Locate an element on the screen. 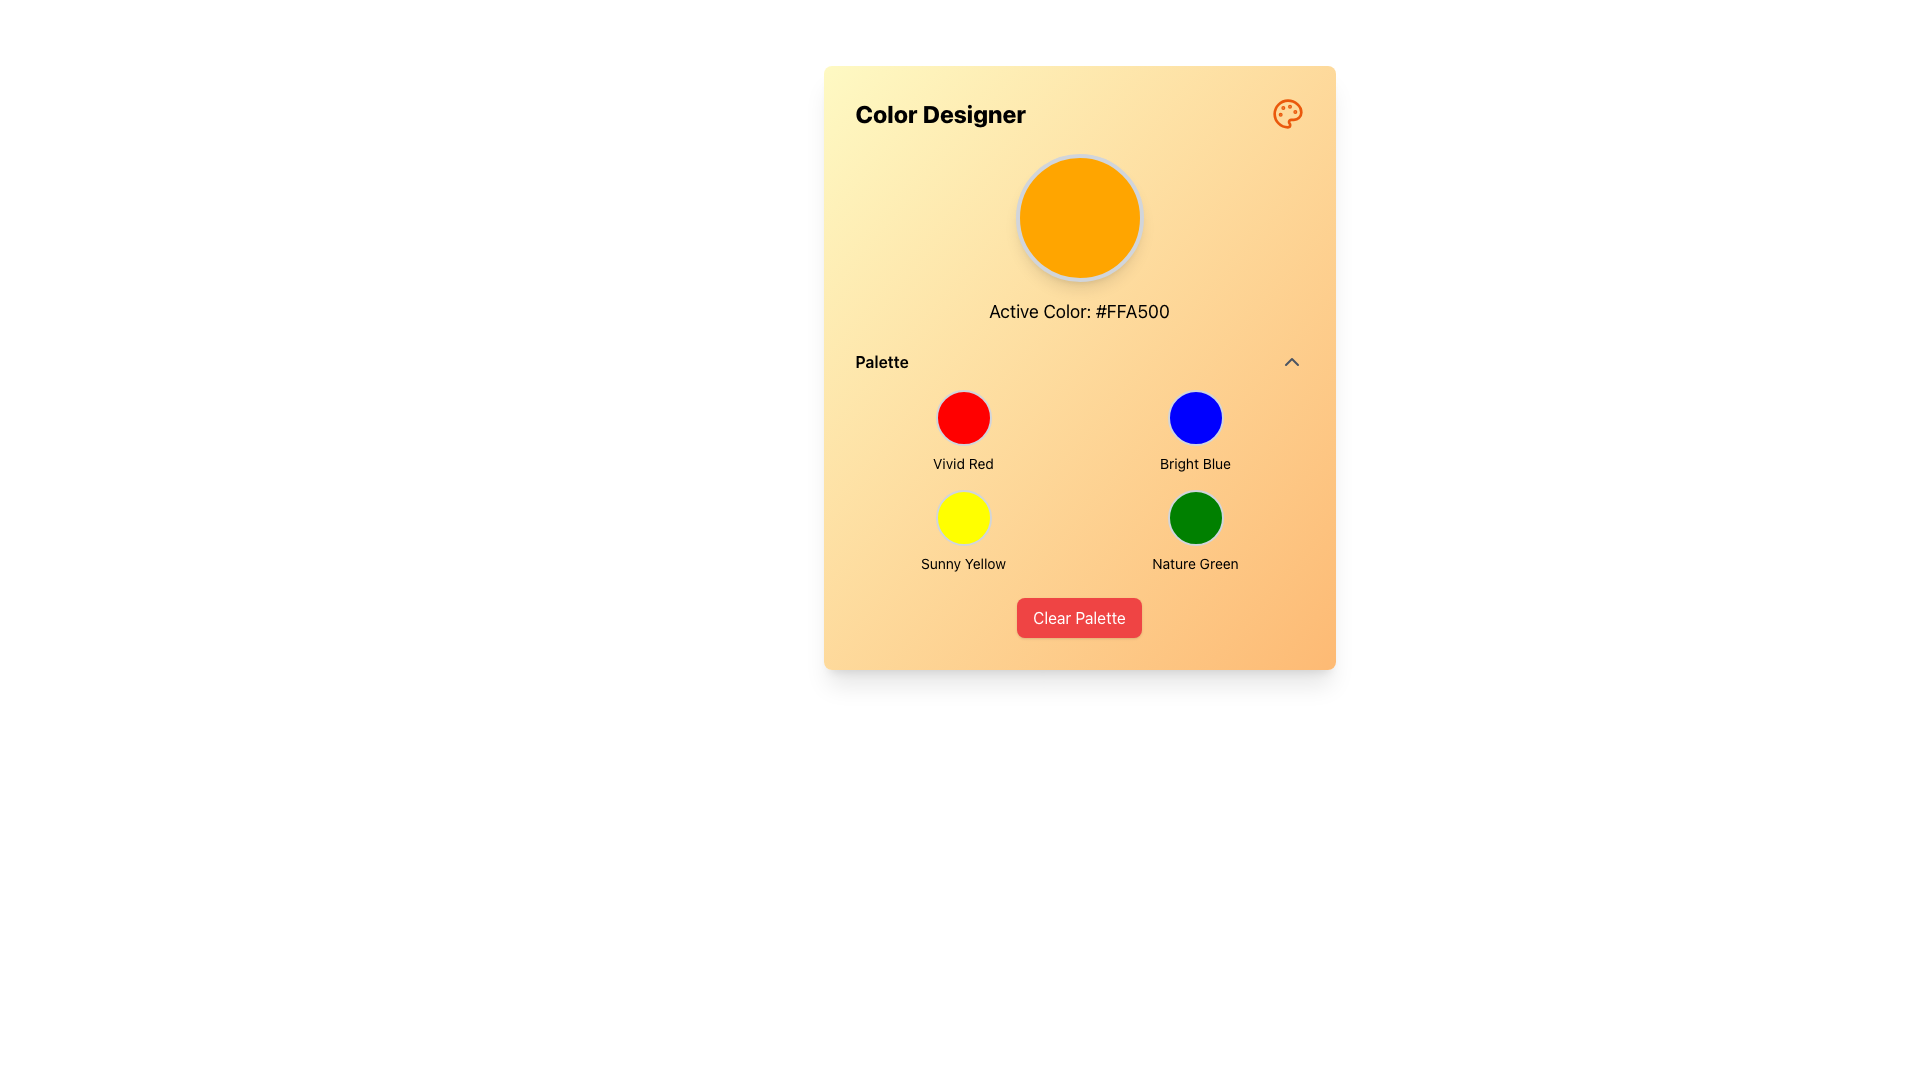 The width and height of the screenshot is (1920, 1080). the clear/reset button located at the bottom center of the user interface to reset the current color palette selection is located at coordinates (1078, 616).